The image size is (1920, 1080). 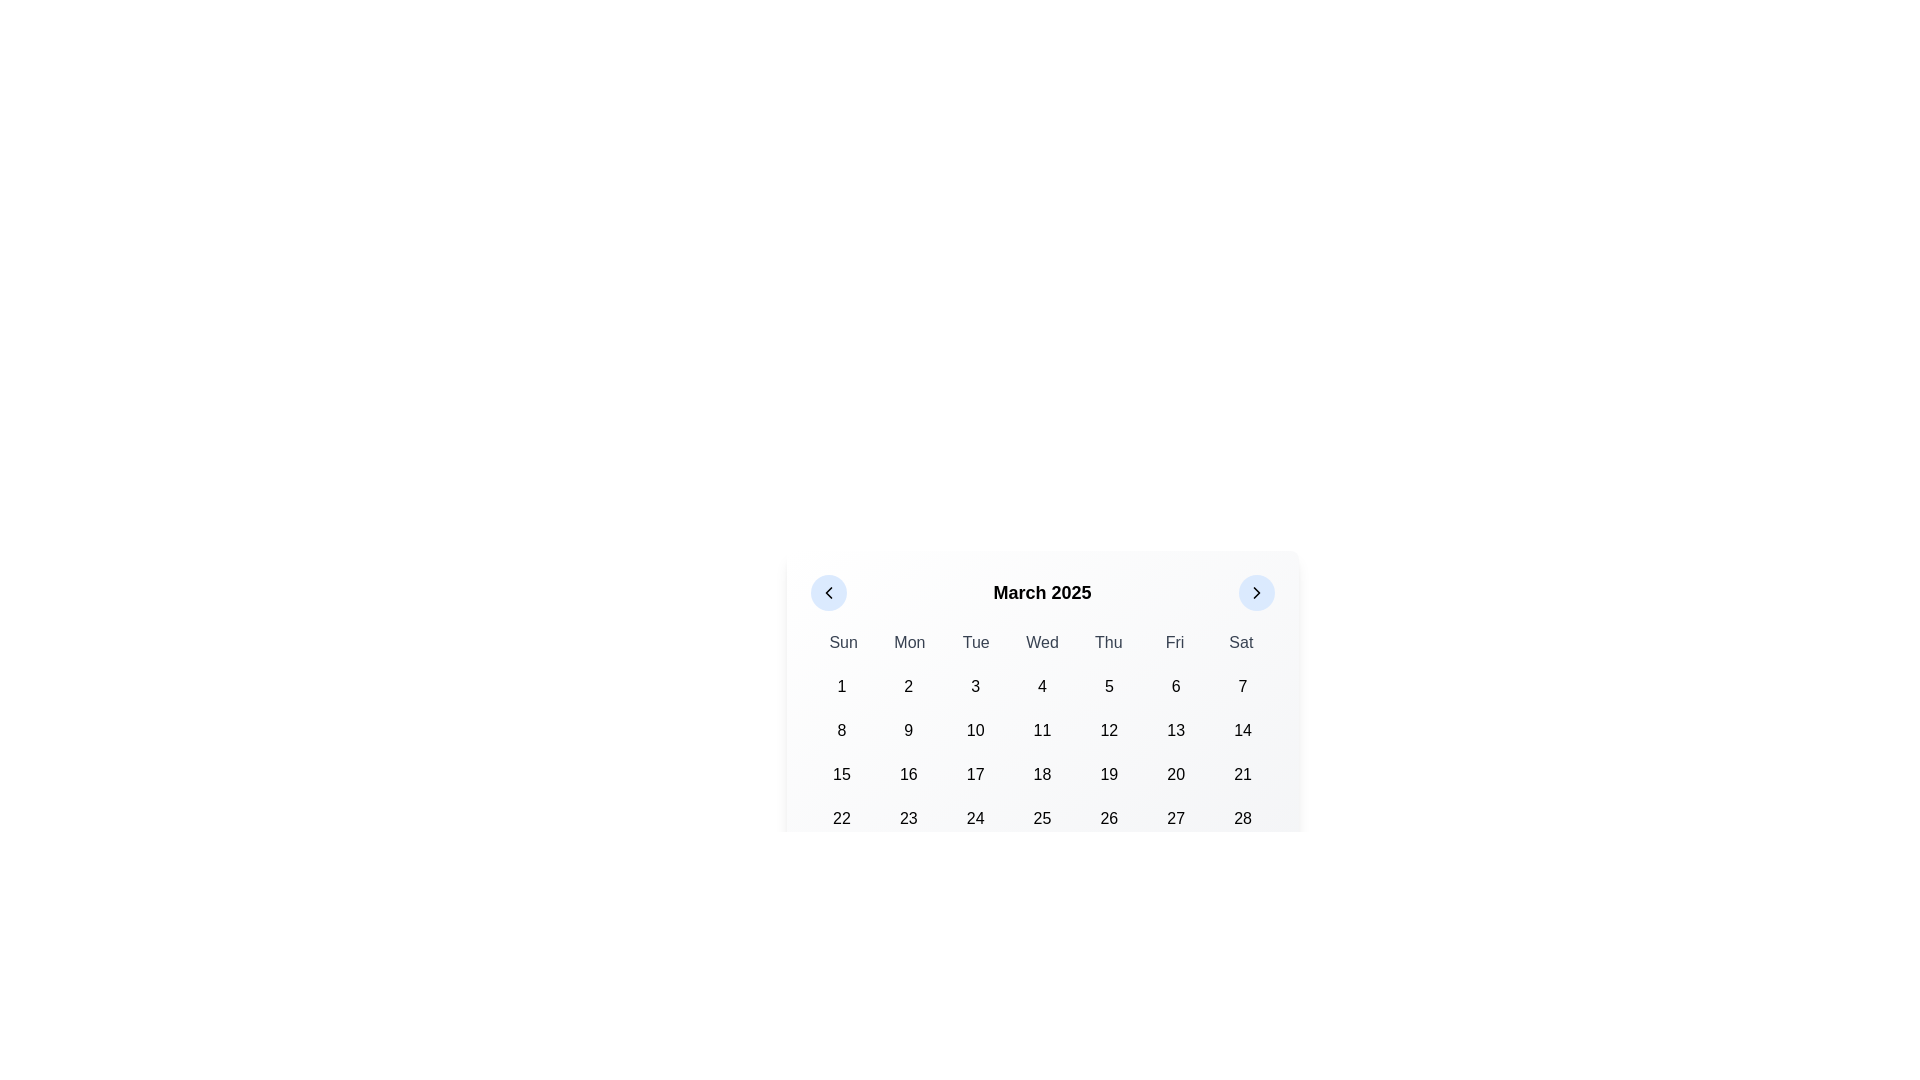 I want to click on the square-shaped button labeled '4' in the calendar interface for keyboard interactions, so click(x=1041, y=685).